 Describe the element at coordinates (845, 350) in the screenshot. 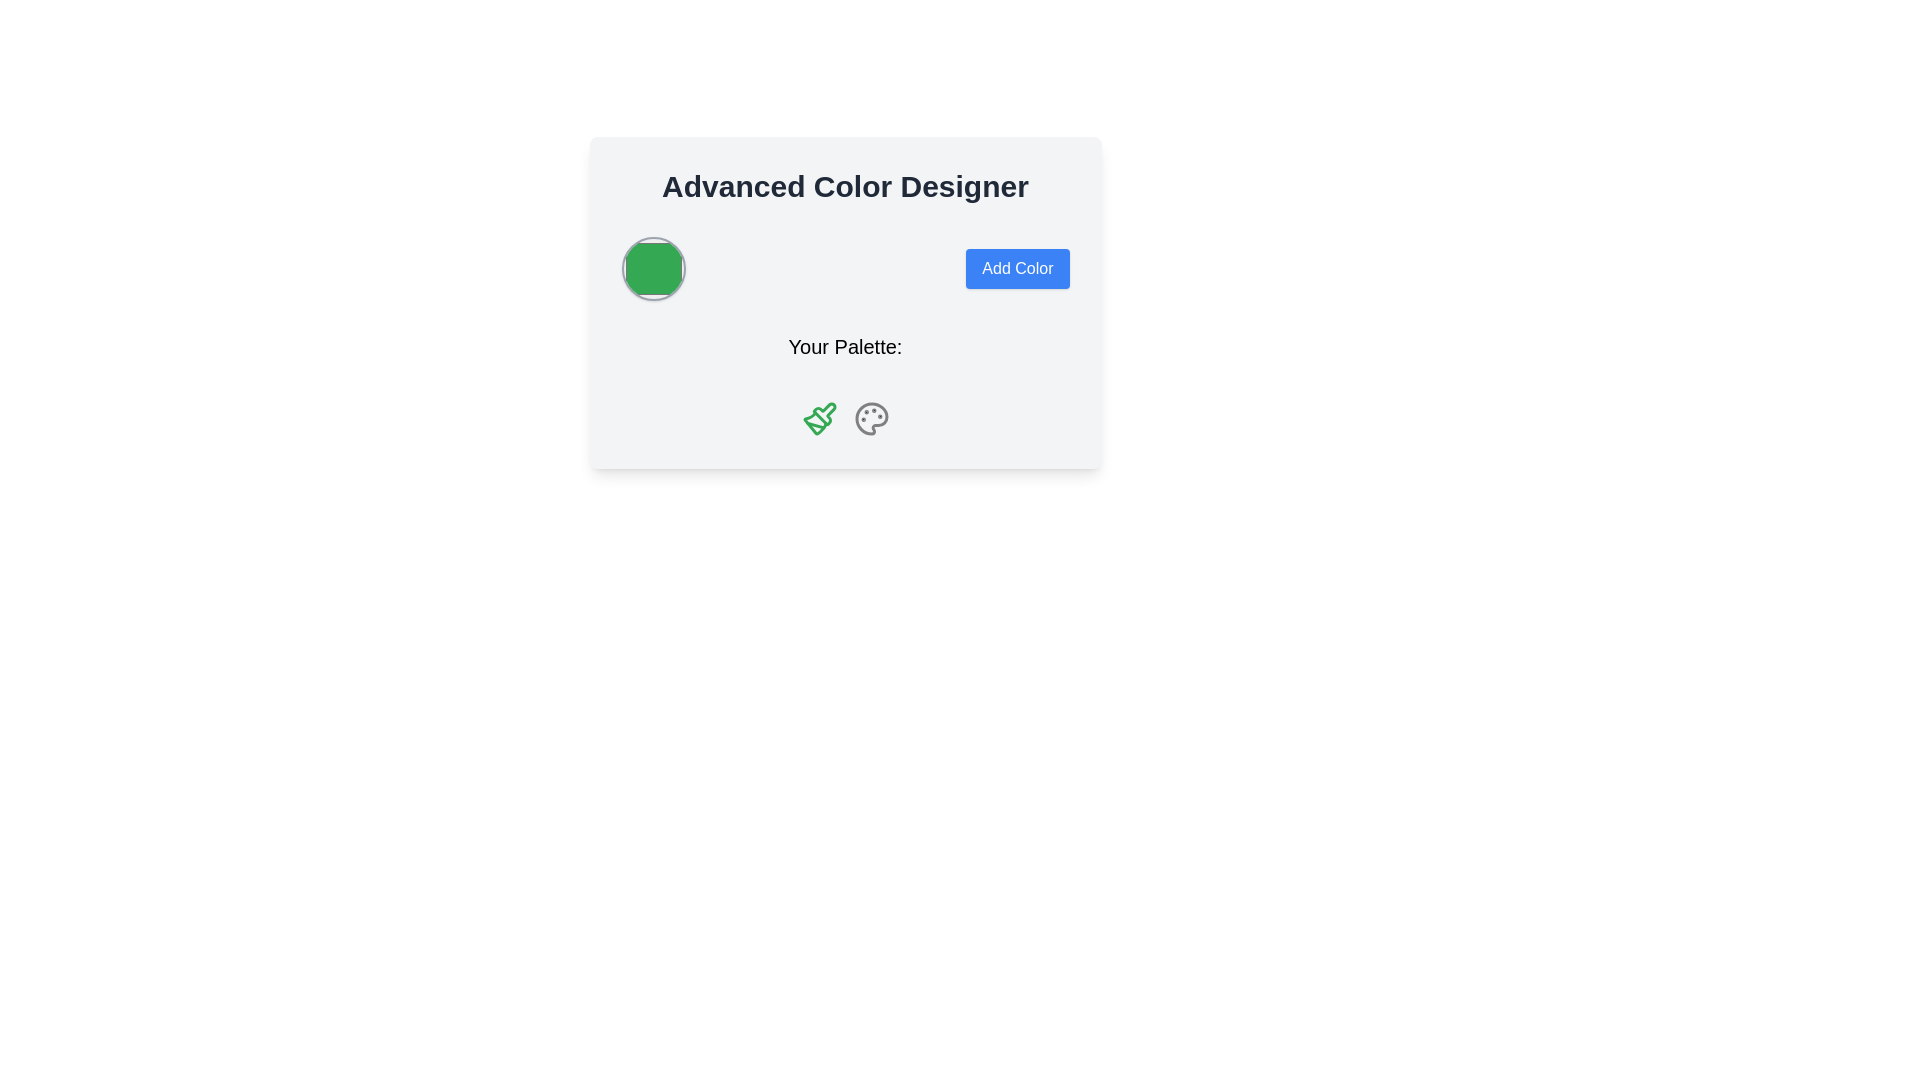

I see `the static text header displaying 'Your Palette:' which is positioned centrally below the 'Add Color' button` at that location.